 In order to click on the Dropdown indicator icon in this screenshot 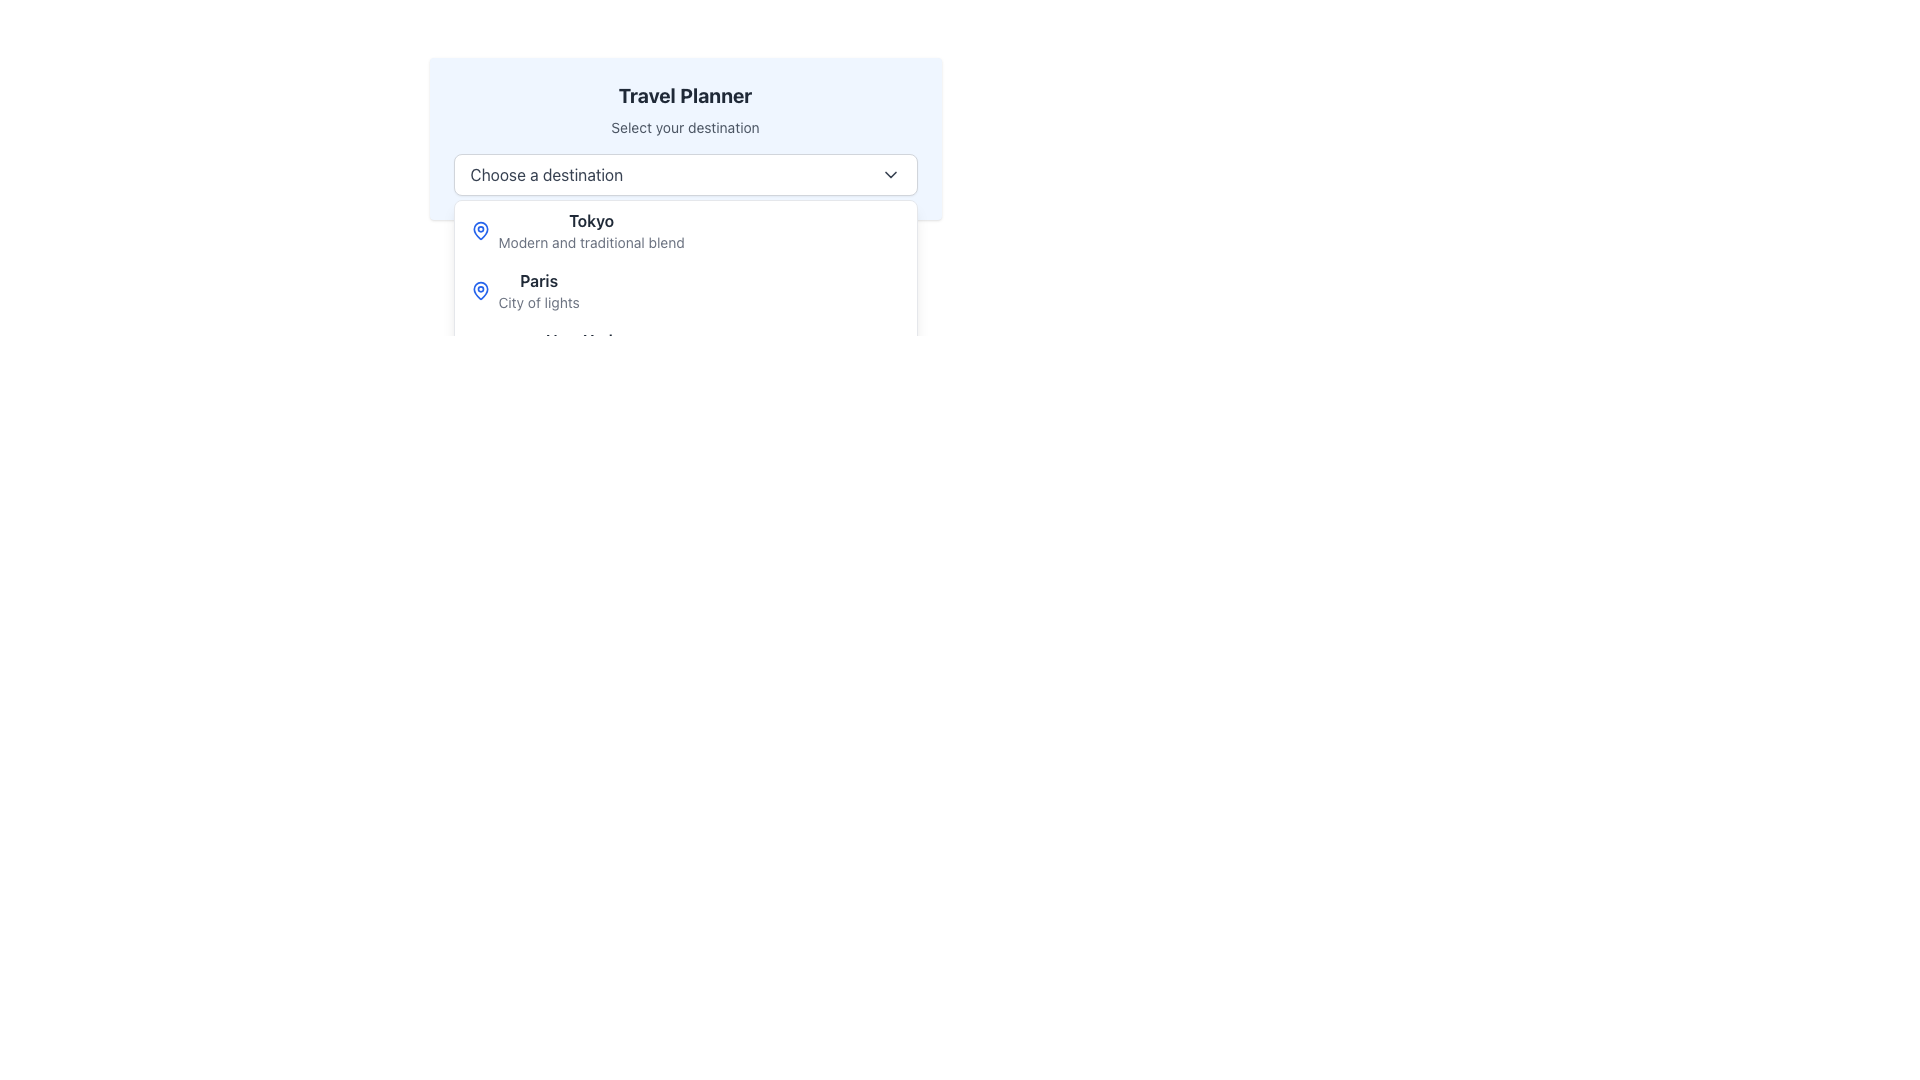, I will do `click(889, 173)`.